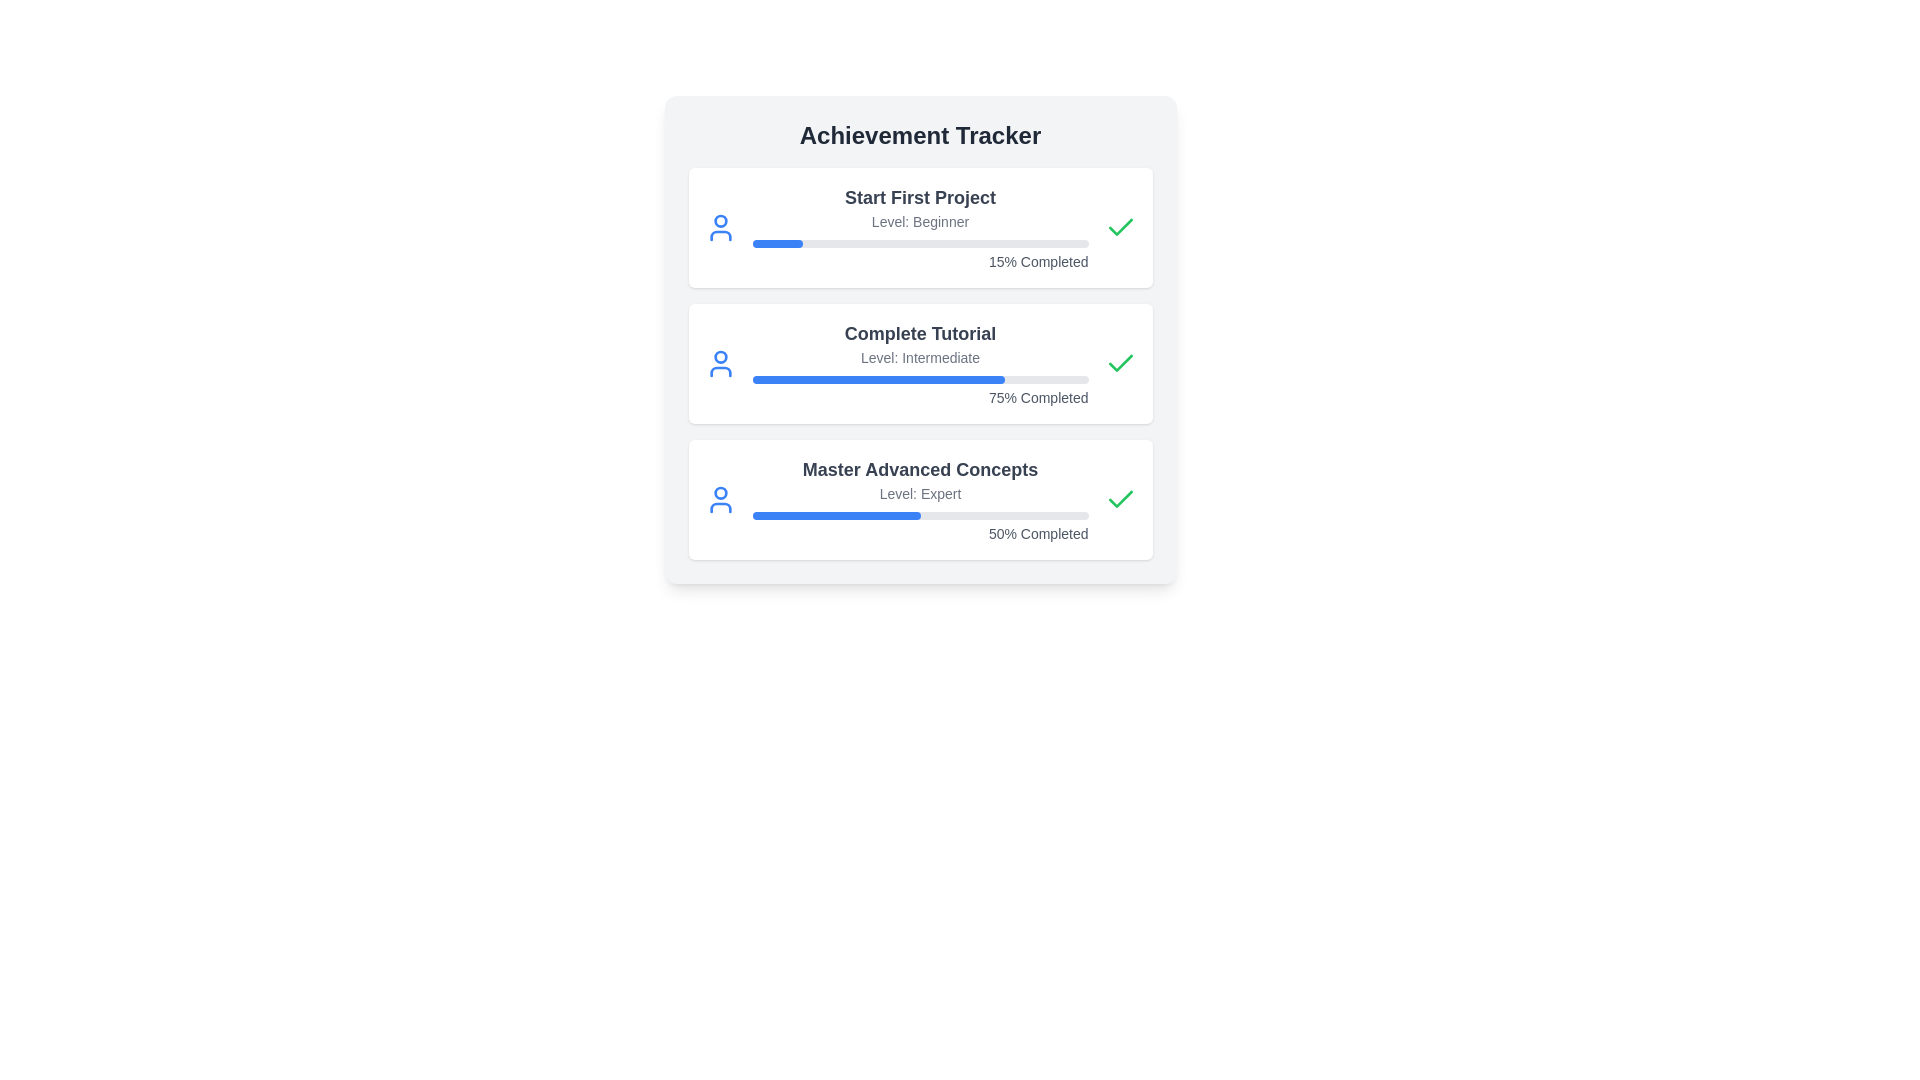 The width and height of the screenshot is (1920, 1080). I want to click on the small circle representing the head of the user profile icon, which is part of the 'Start First Project' section in the upper-left area of the card, so click(720, 221).